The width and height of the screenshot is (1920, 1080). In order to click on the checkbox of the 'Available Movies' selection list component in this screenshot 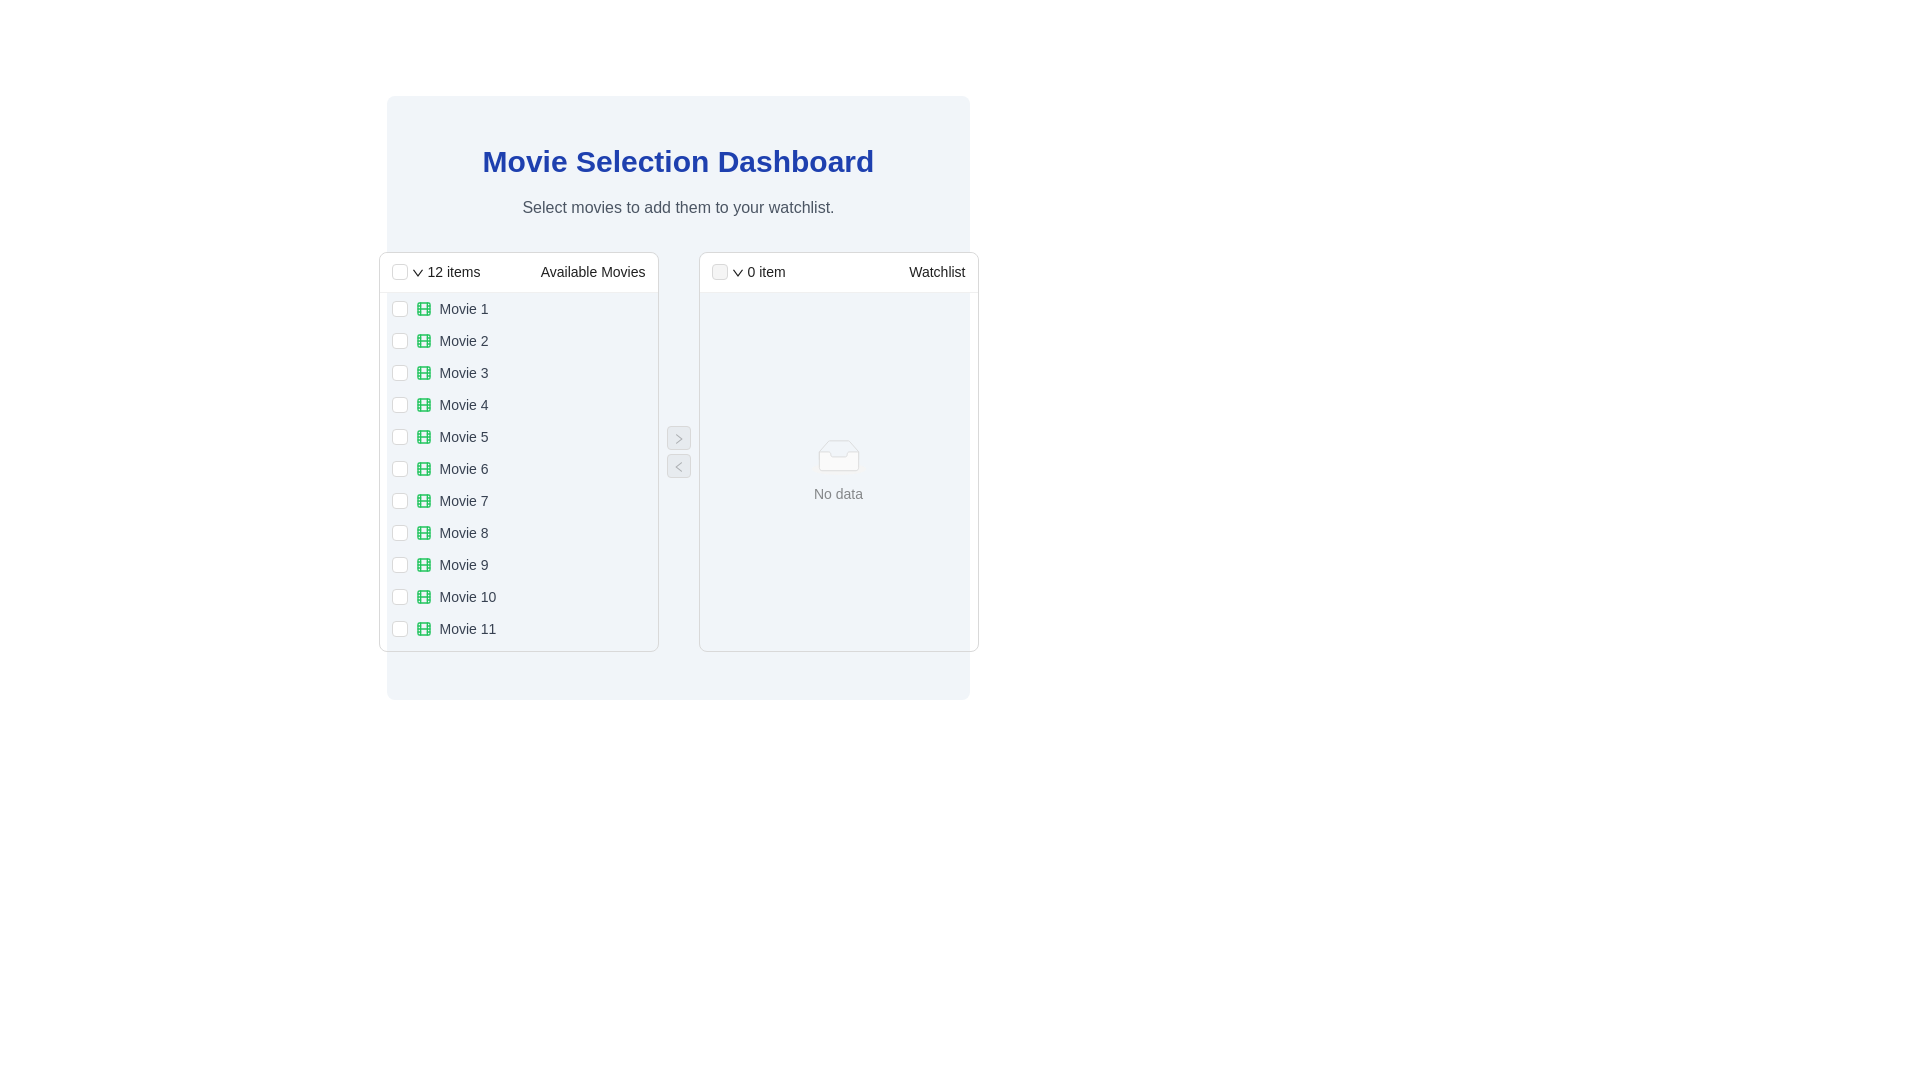, I will do `click(518, 451)`.